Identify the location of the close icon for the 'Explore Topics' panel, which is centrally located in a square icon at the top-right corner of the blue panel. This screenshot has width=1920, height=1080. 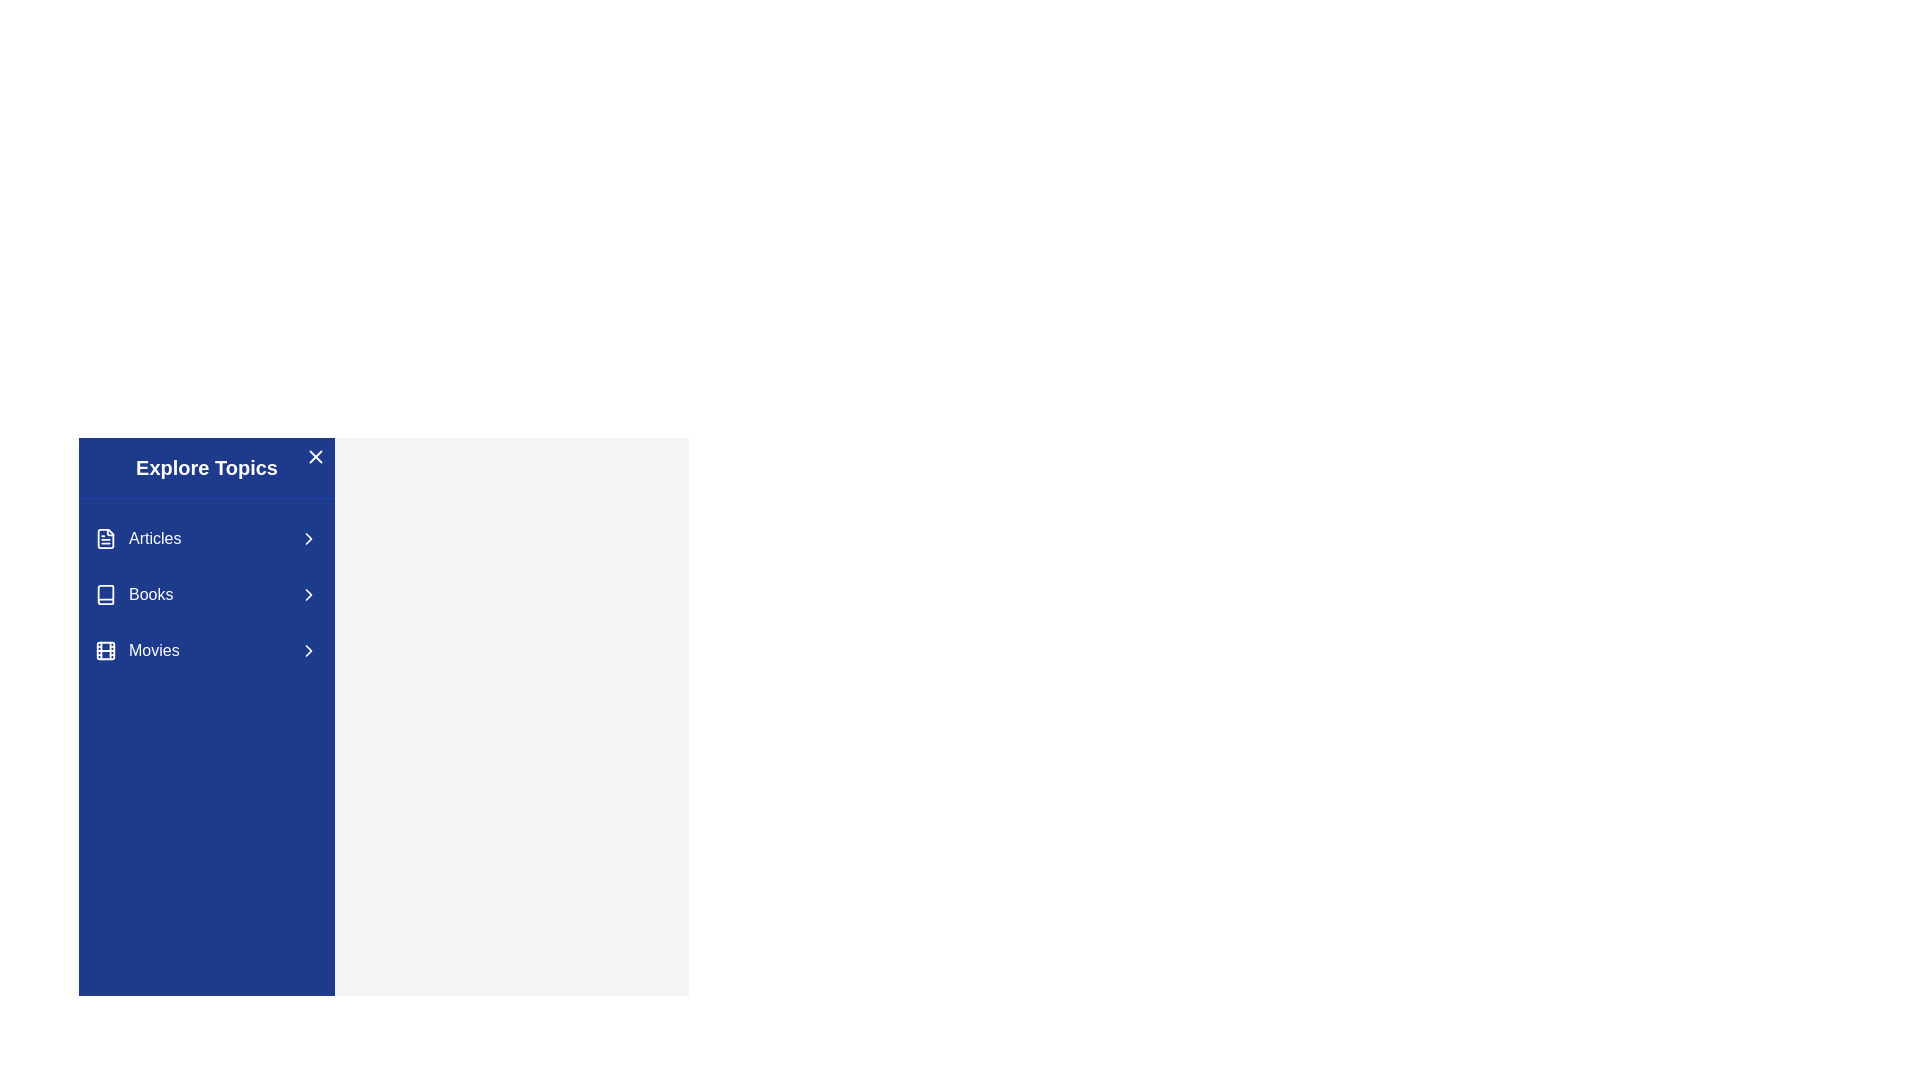
(315, 456).